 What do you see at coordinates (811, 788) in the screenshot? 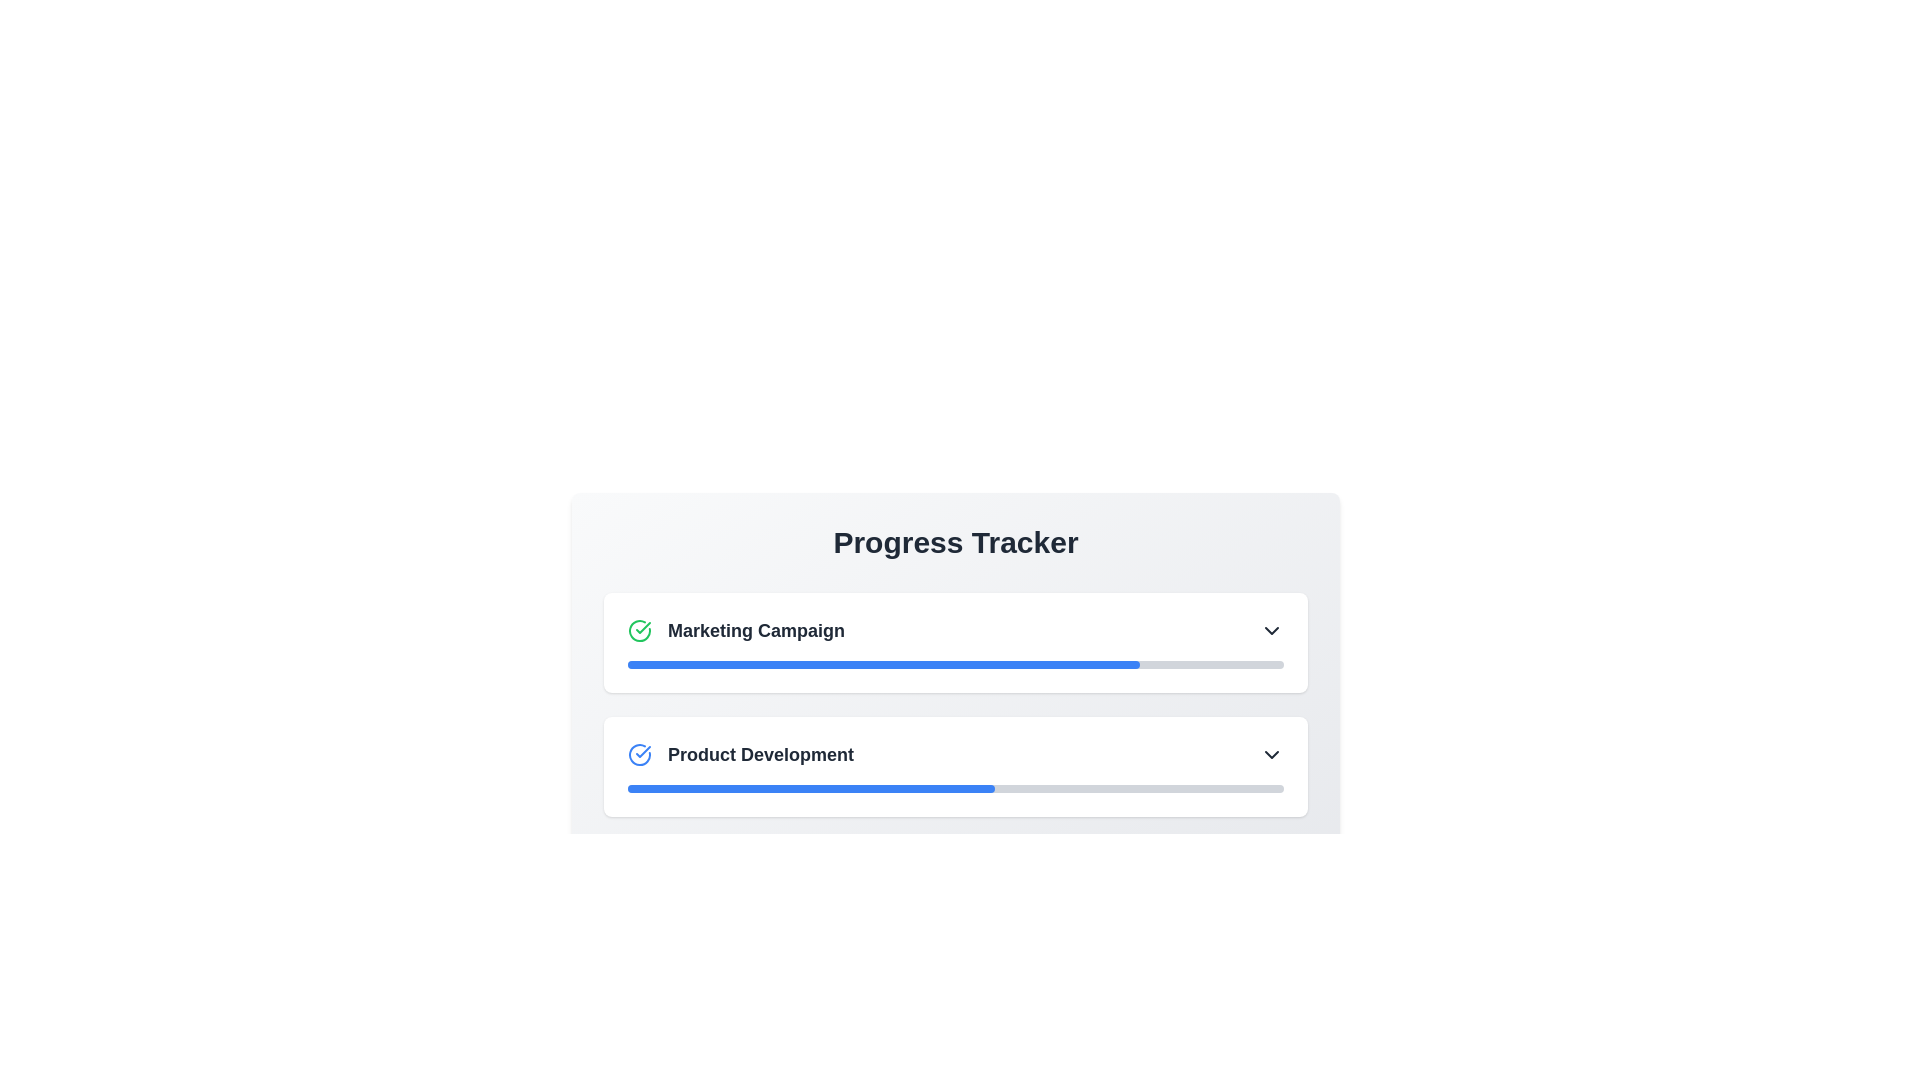
I see `the progress indicator, which is a blue-filled horizontal bar located in the second section titled 'Product Development' of the 'Progress Tracker.'` at bounding box center [811, 788].